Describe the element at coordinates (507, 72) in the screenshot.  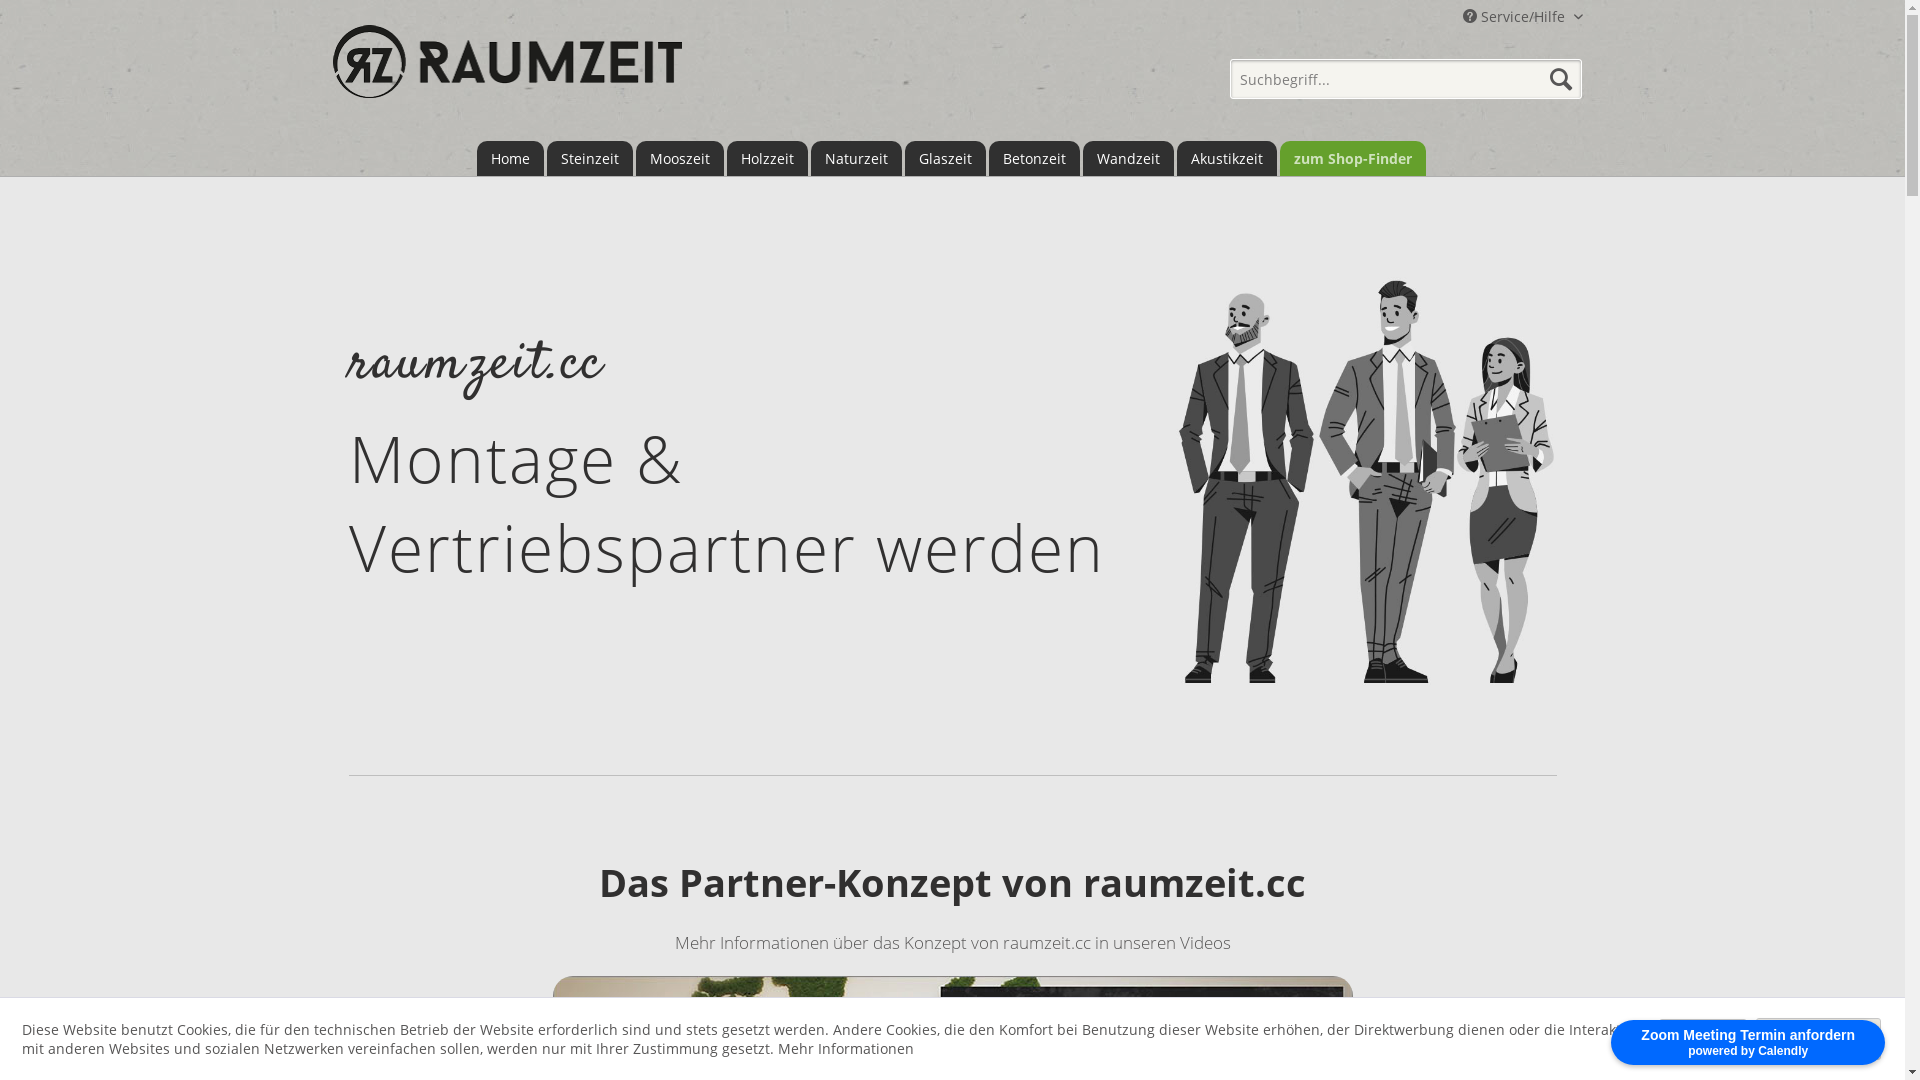
I see `'raumzeit.cc - zur Startseite wechseln'` at that location.